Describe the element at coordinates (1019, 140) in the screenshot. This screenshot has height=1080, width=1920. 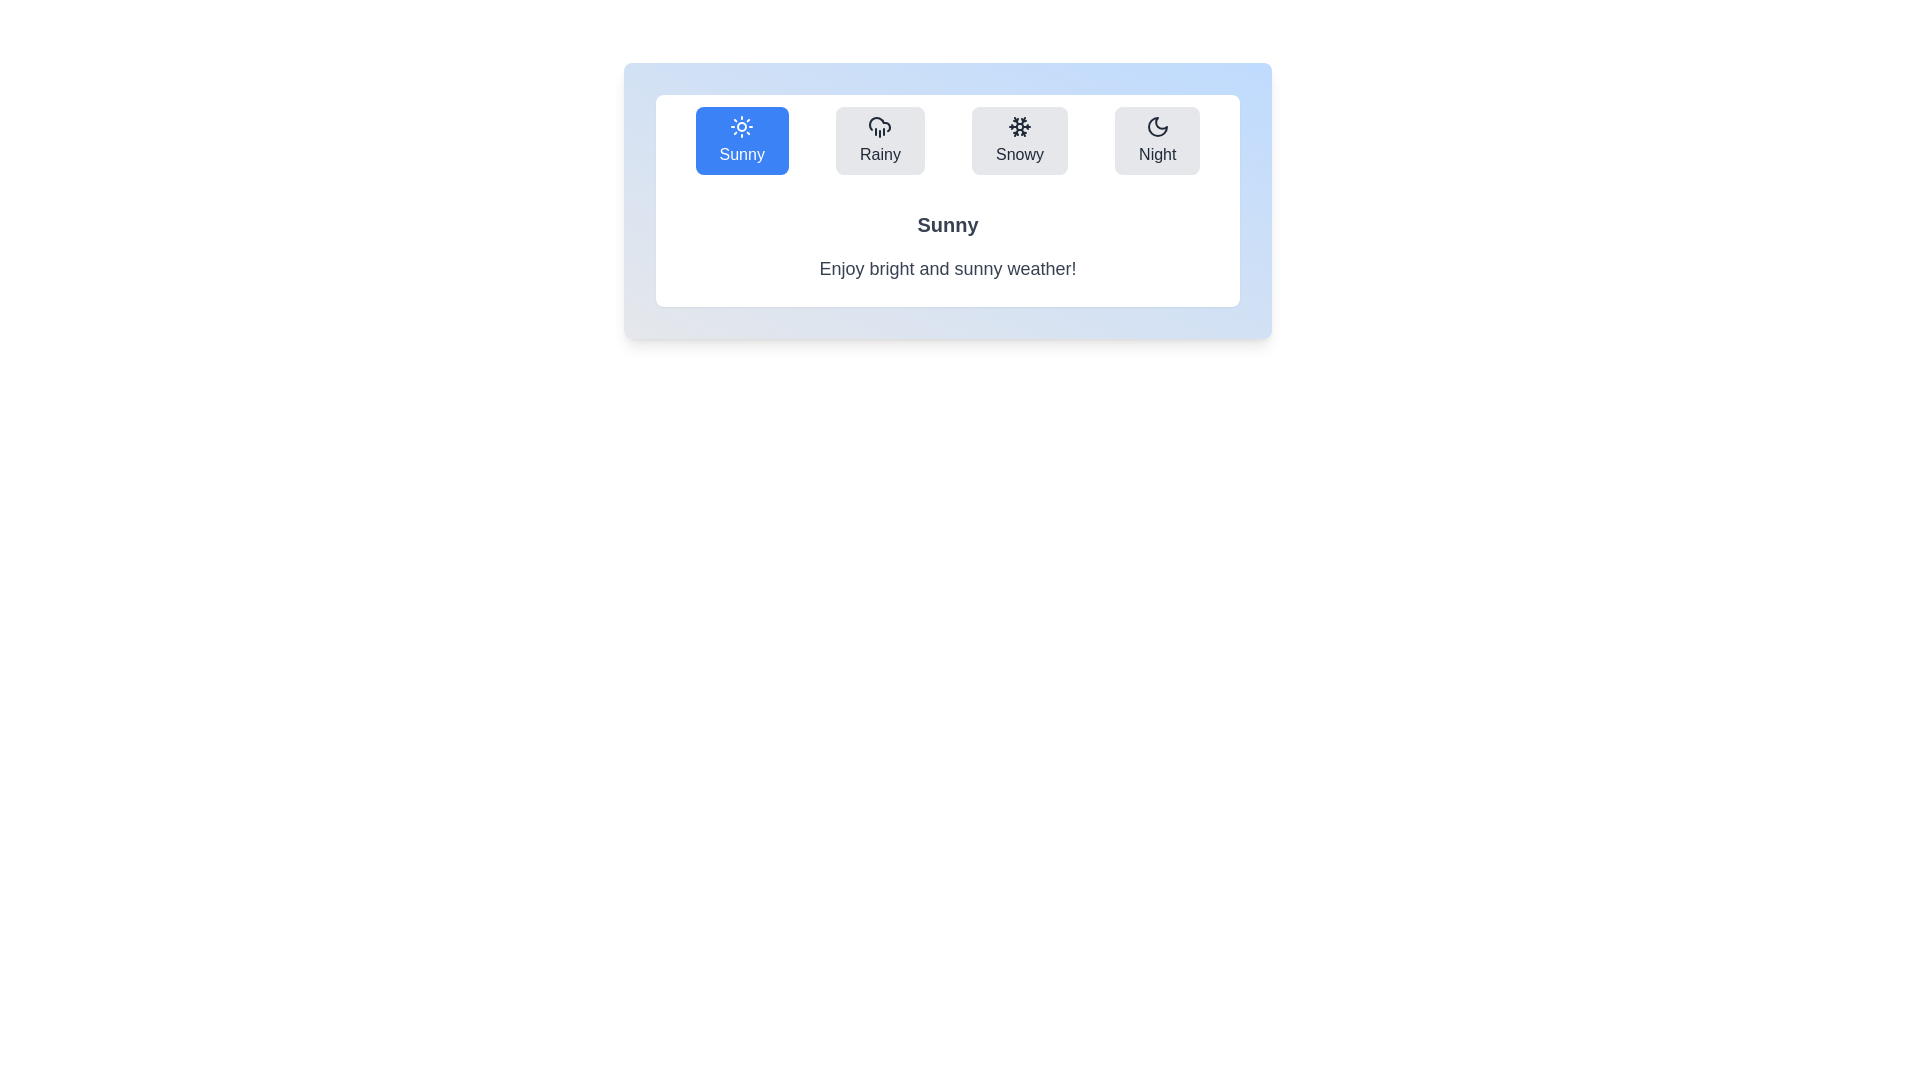
I see `the weather condition icon corresponding to Snowy` at that location.